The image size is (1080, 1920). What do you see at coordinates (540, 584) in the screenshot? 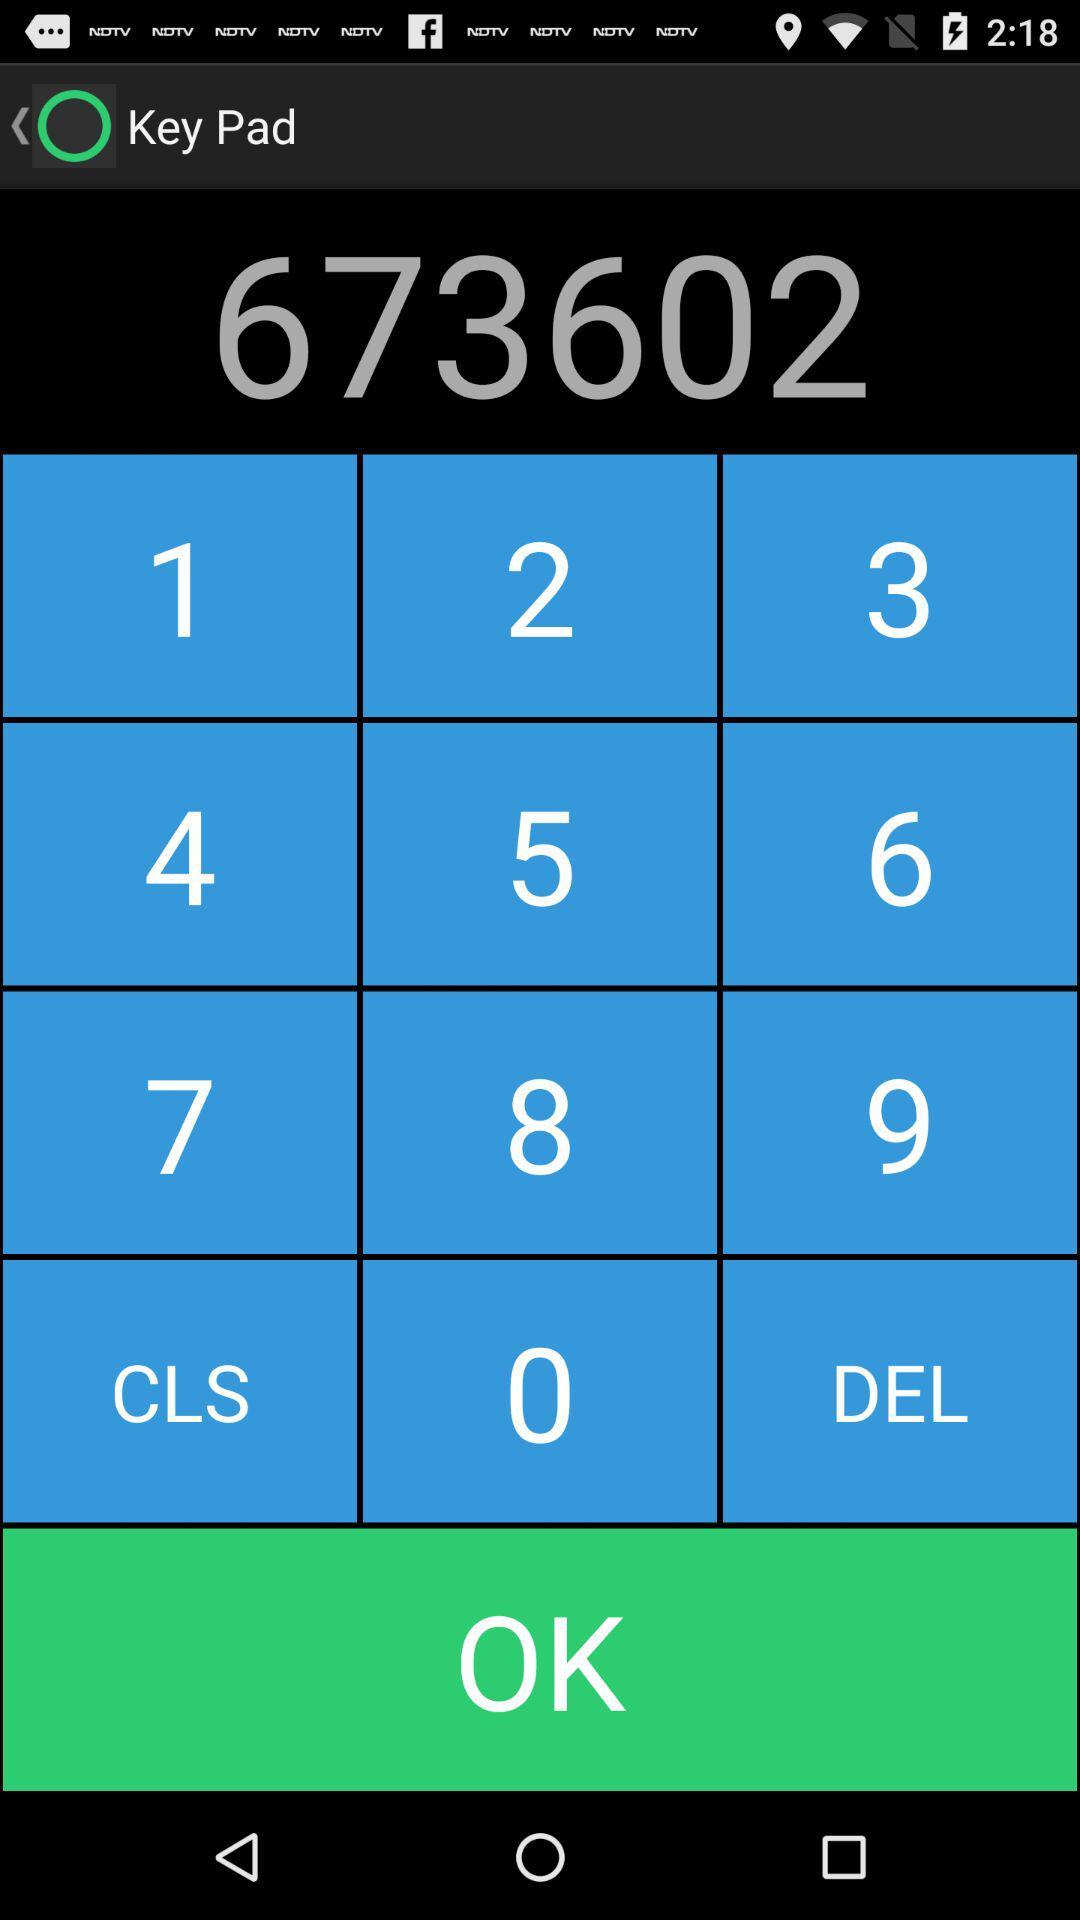
I see `the item above 4 icon` at bounding box center [540, 584].